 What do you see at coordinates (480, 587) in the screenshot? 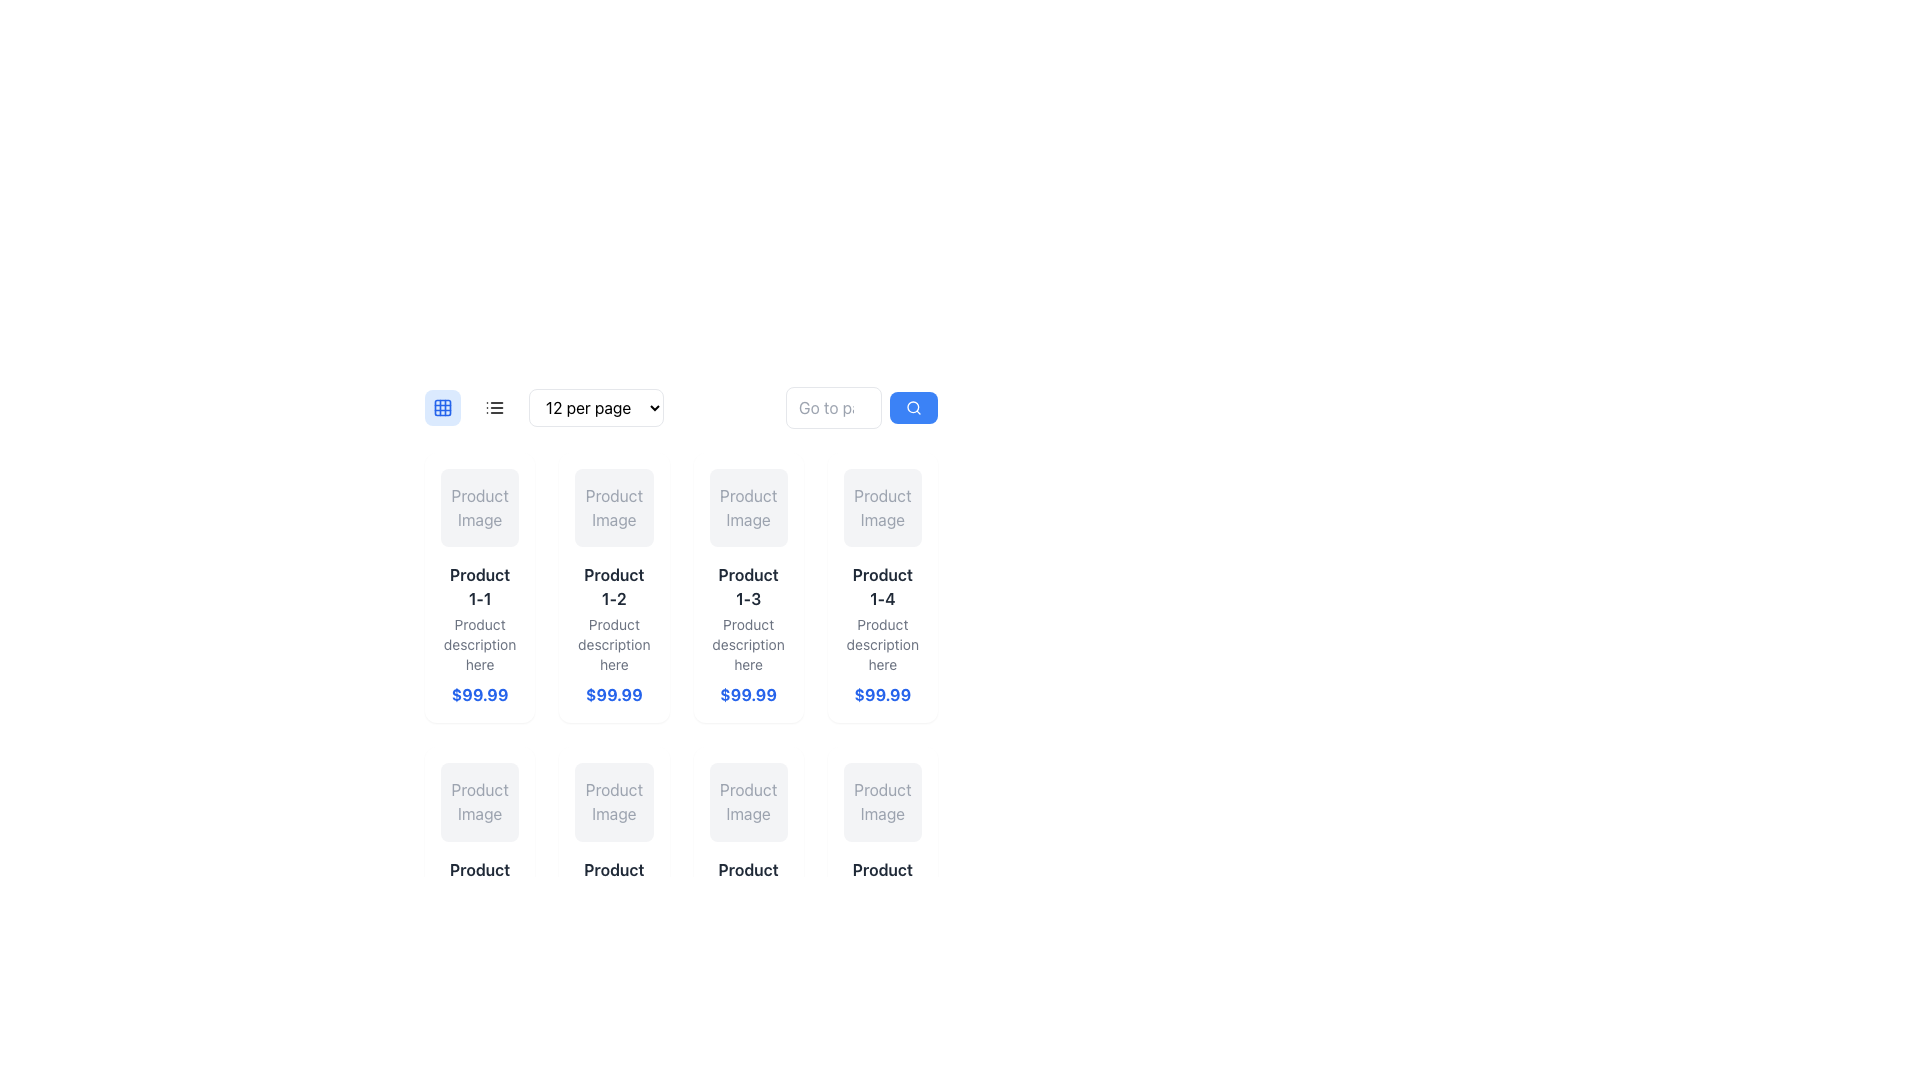
I see `the first product display card in the grid layout, which includes an image, title, description, and price` at bounding box center [480, 587].